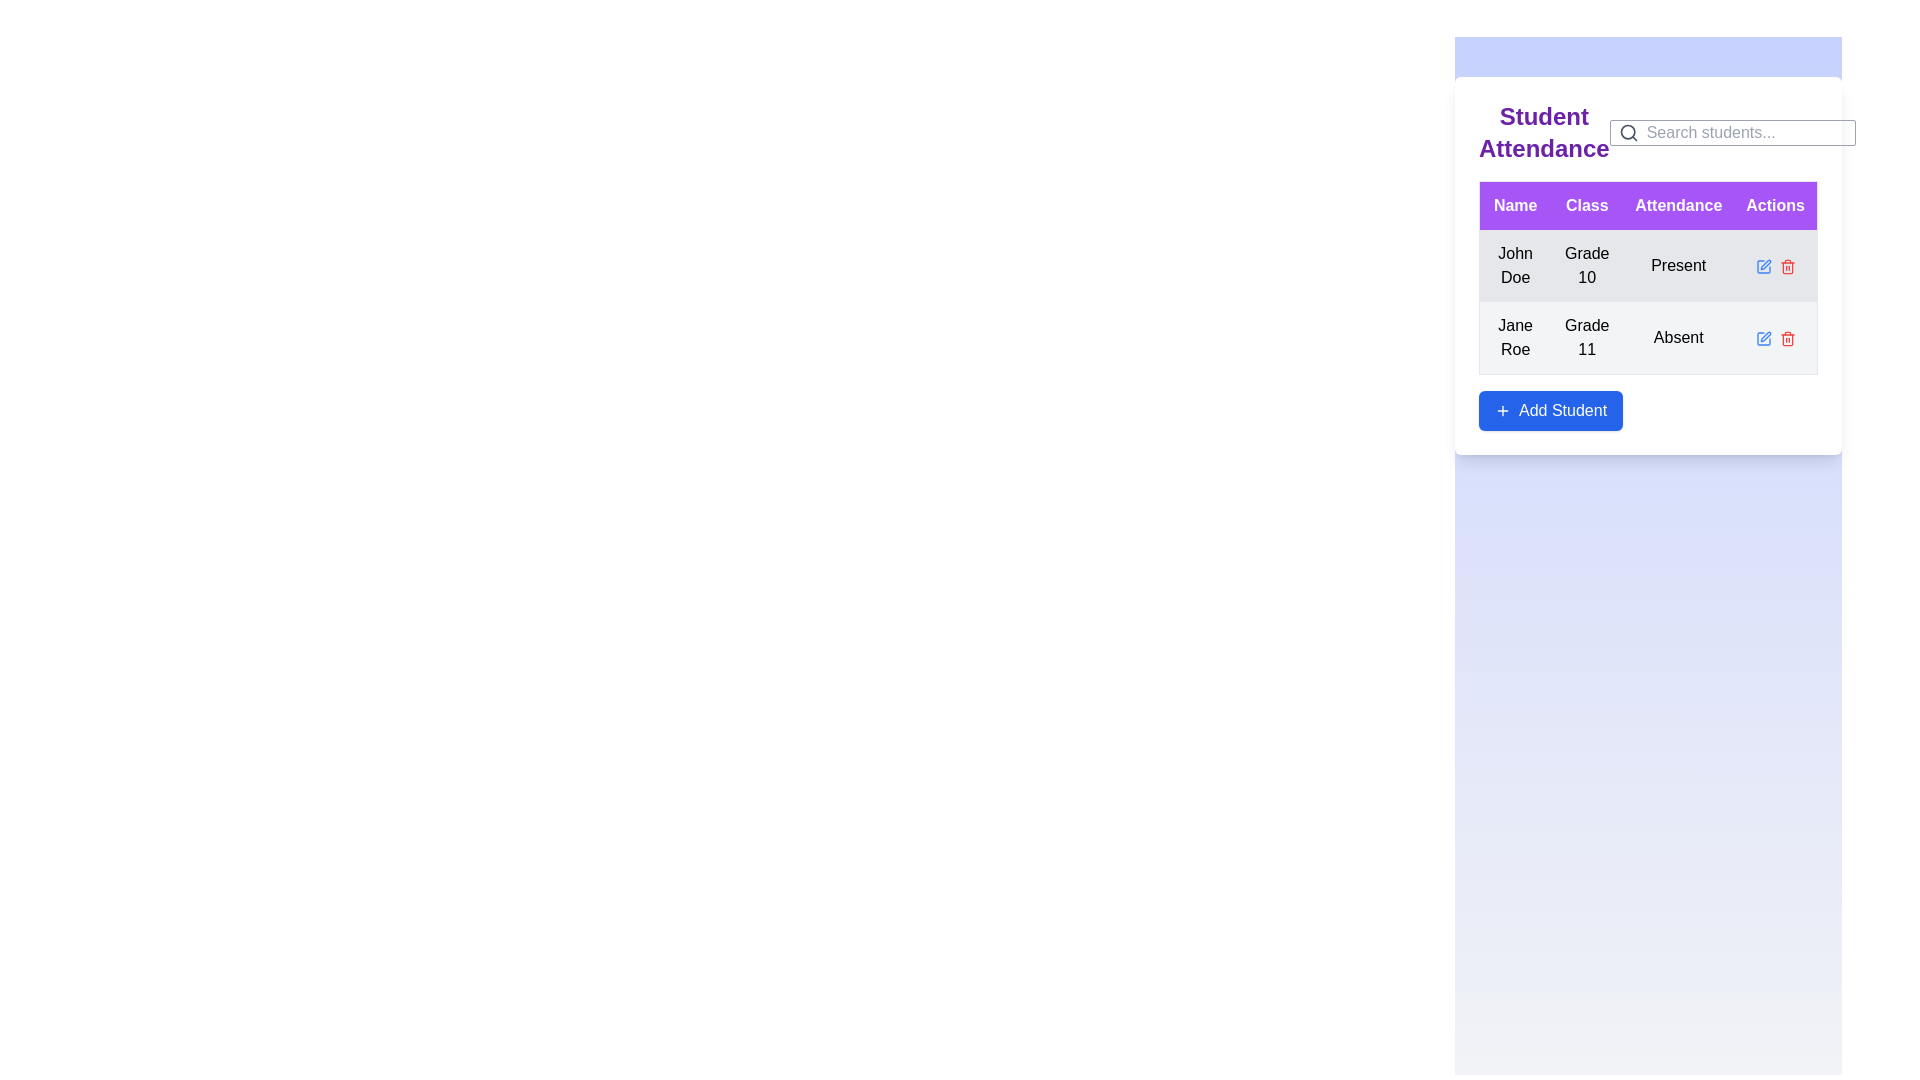 The height and width of the screenshot is (1080, 1920). What do you see at coordinates (1586, 265) in the screenshot?
I see `text label indicating the class grade for 'John Doe', located in the second column of the first row of the data table under the header 'Class'` at bounding box center [1586, 265].